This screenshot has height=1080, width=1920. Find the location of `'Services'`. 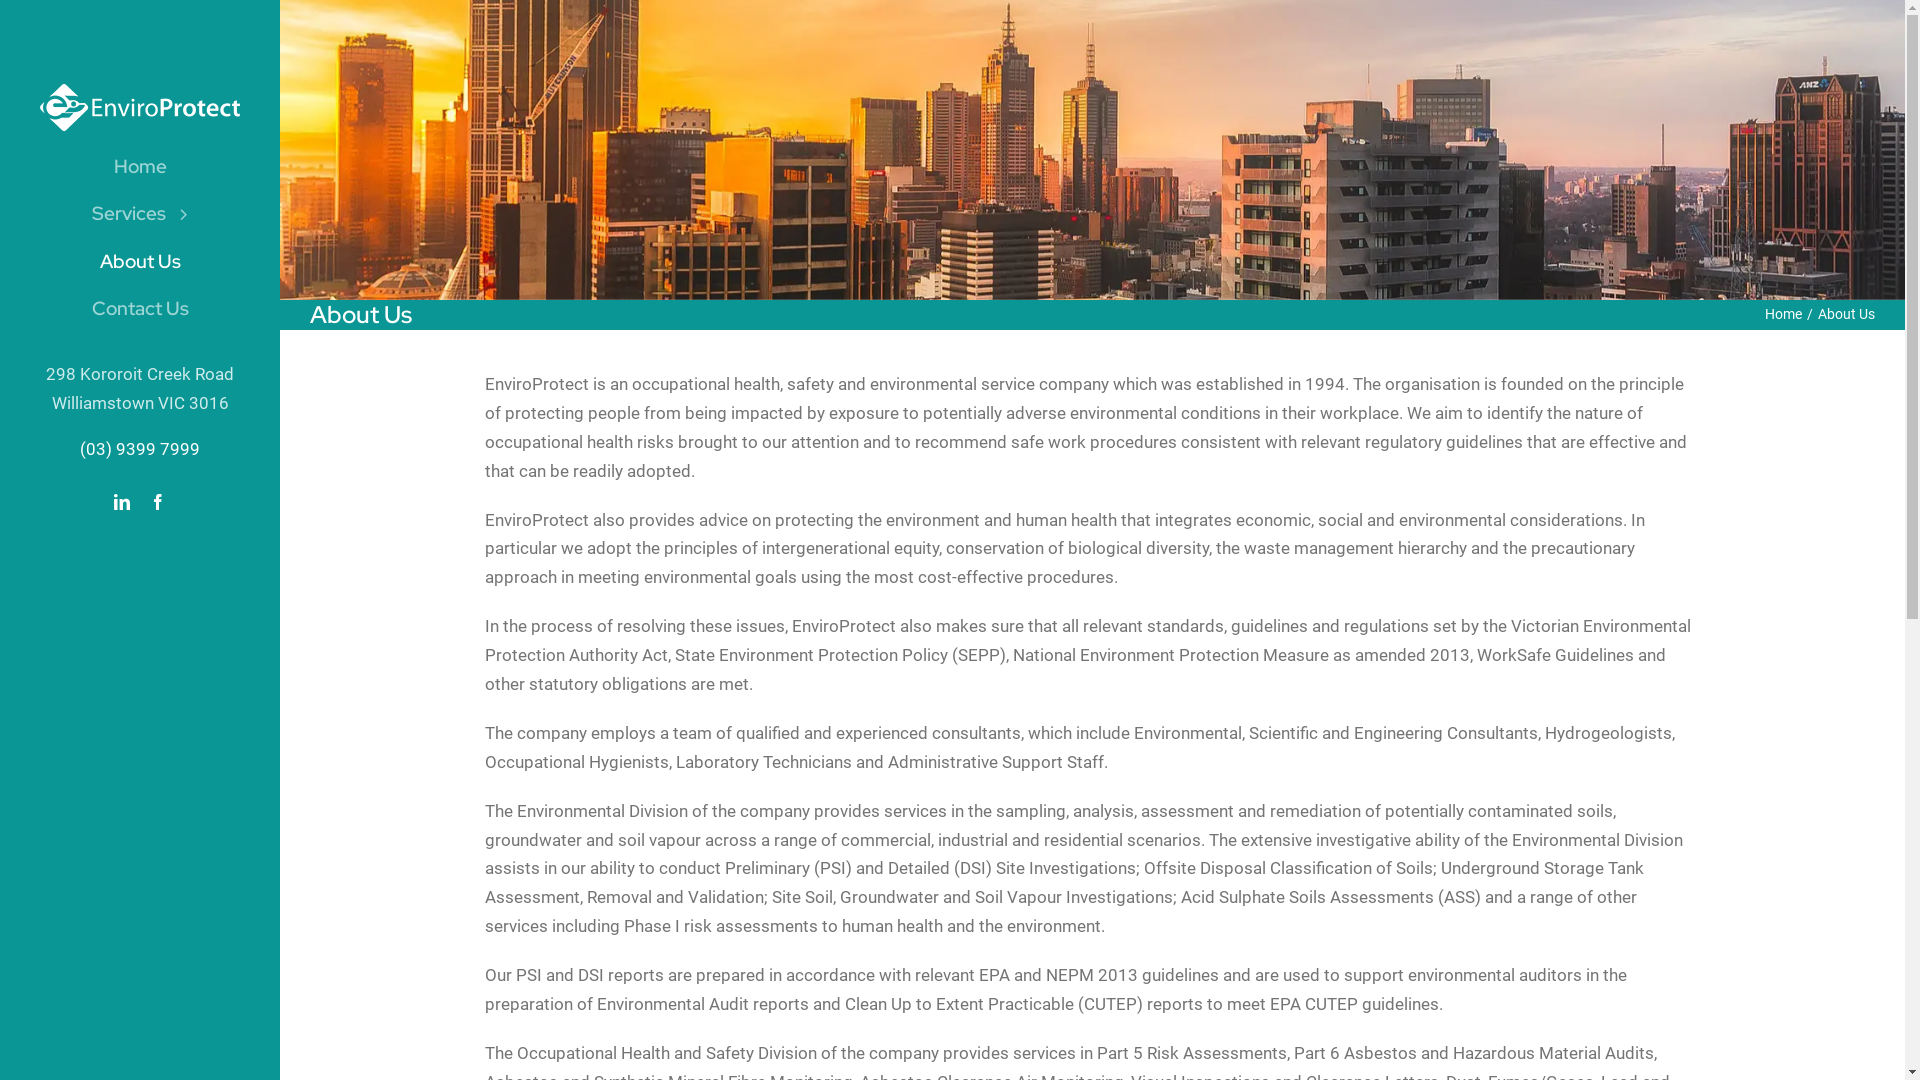

'Services' is located at coordinates (138, 213).